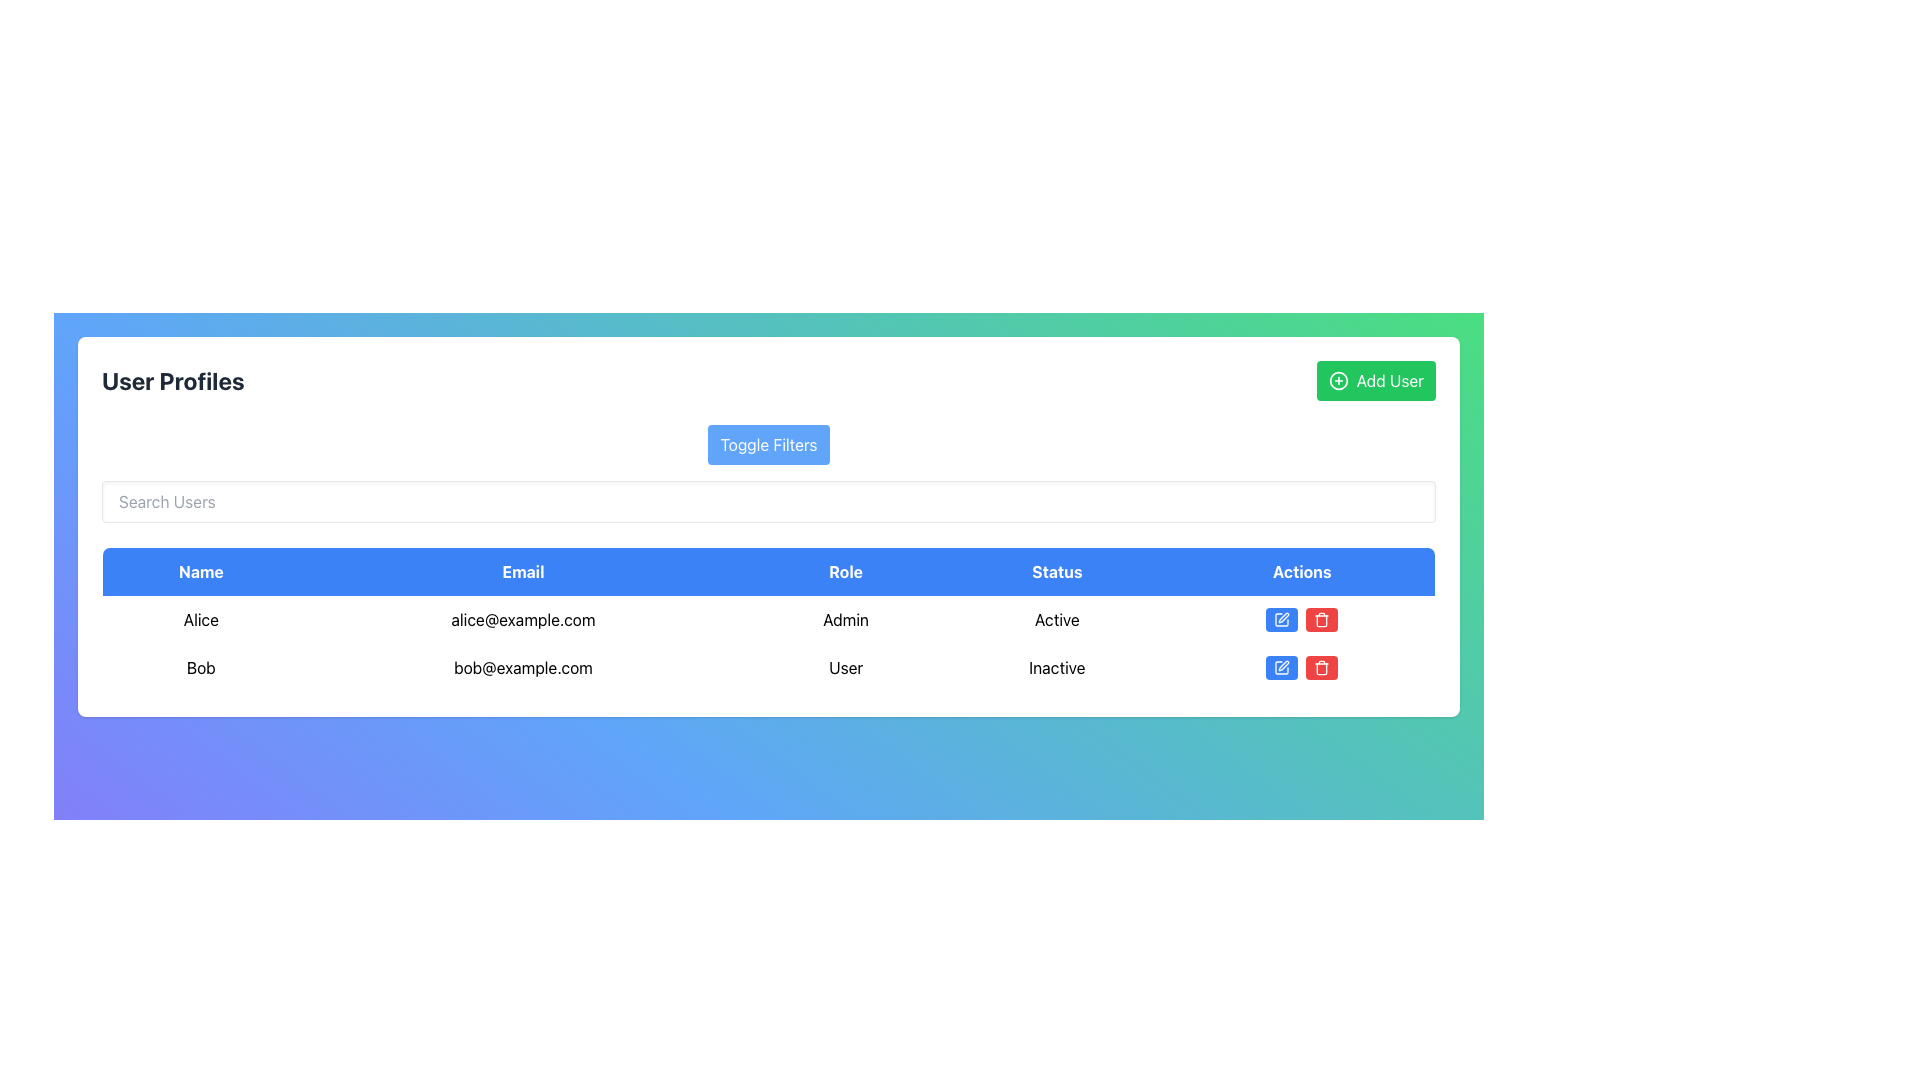  What do you see at coordinates (1282, 619) in the screenshot?
I see `the blue rounded button with a white pen icon located in the 'Actions' column of the top row in the data table` at bounding box center [1282, 619].